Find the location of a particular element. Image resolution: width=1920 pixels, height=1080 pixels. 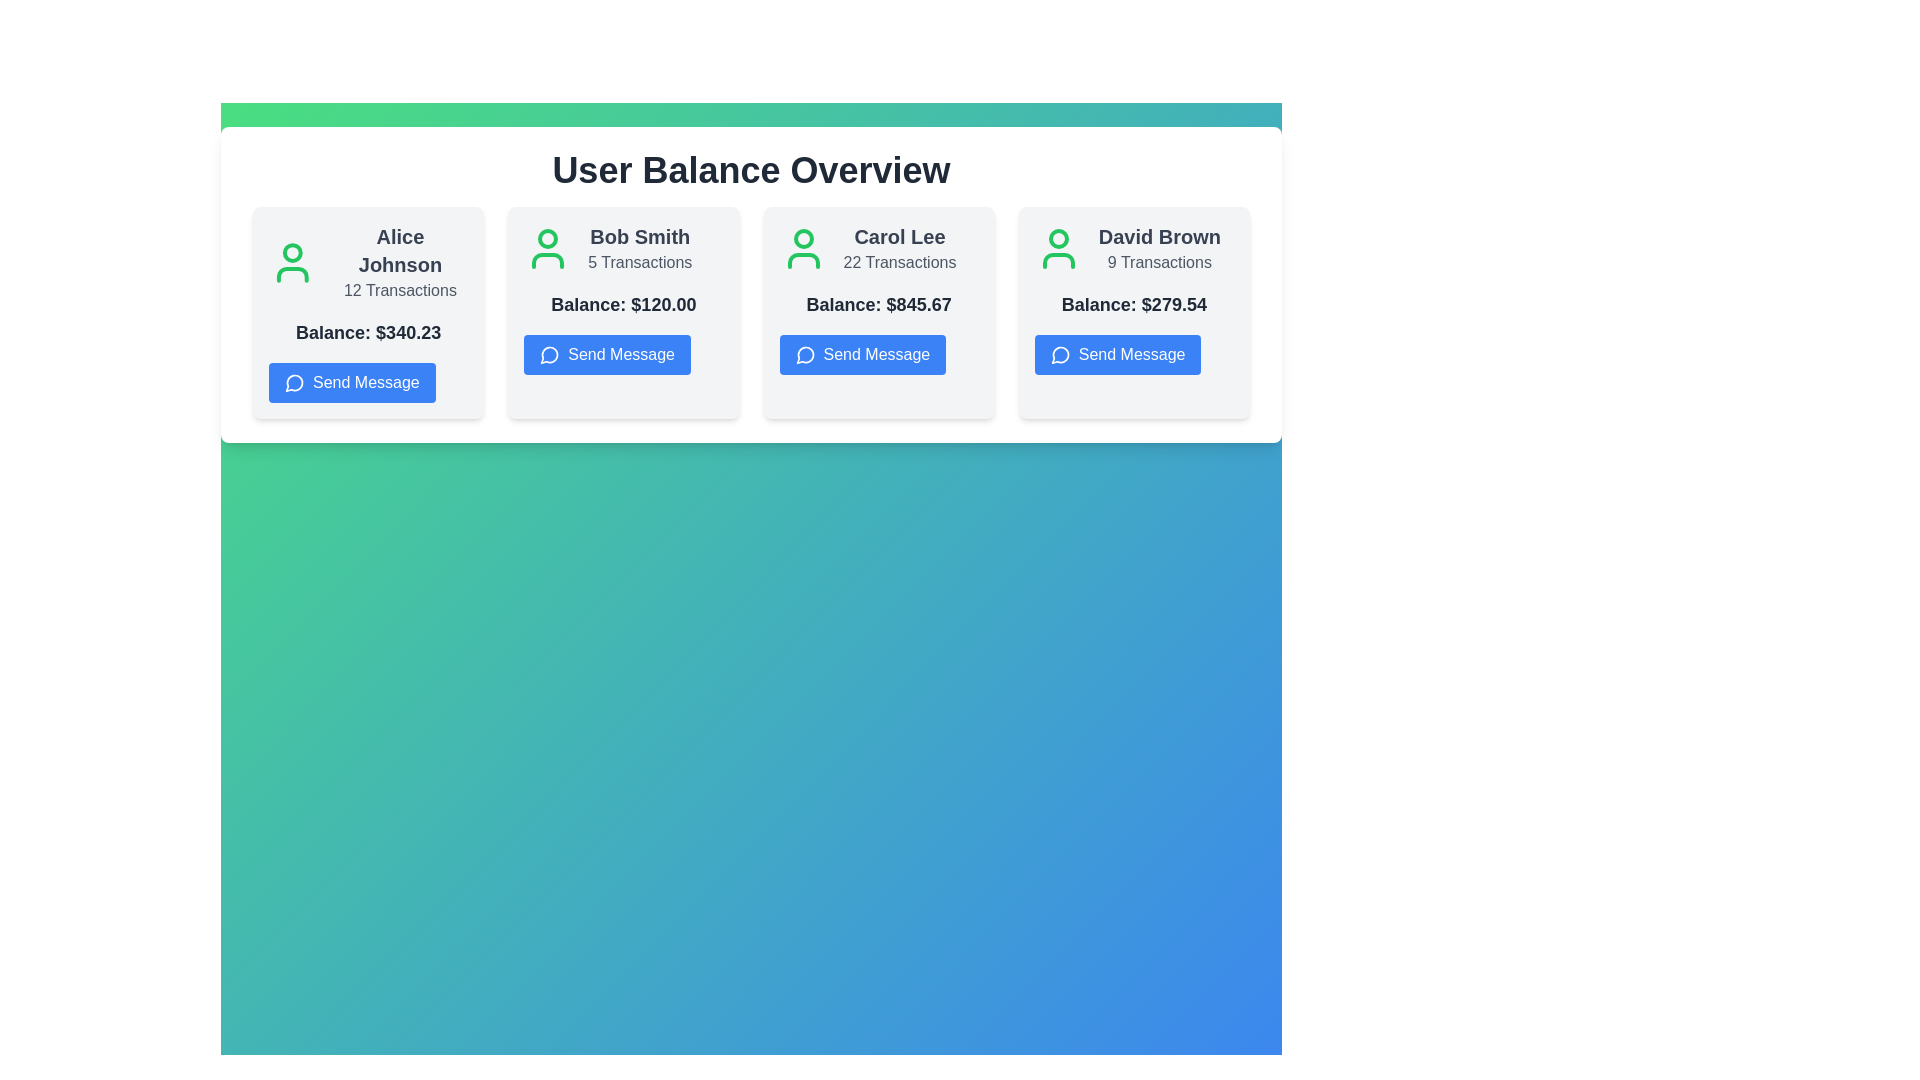

the text block displaying the user's name and transaction count in the first profile card is located at coordinates (368, 261).